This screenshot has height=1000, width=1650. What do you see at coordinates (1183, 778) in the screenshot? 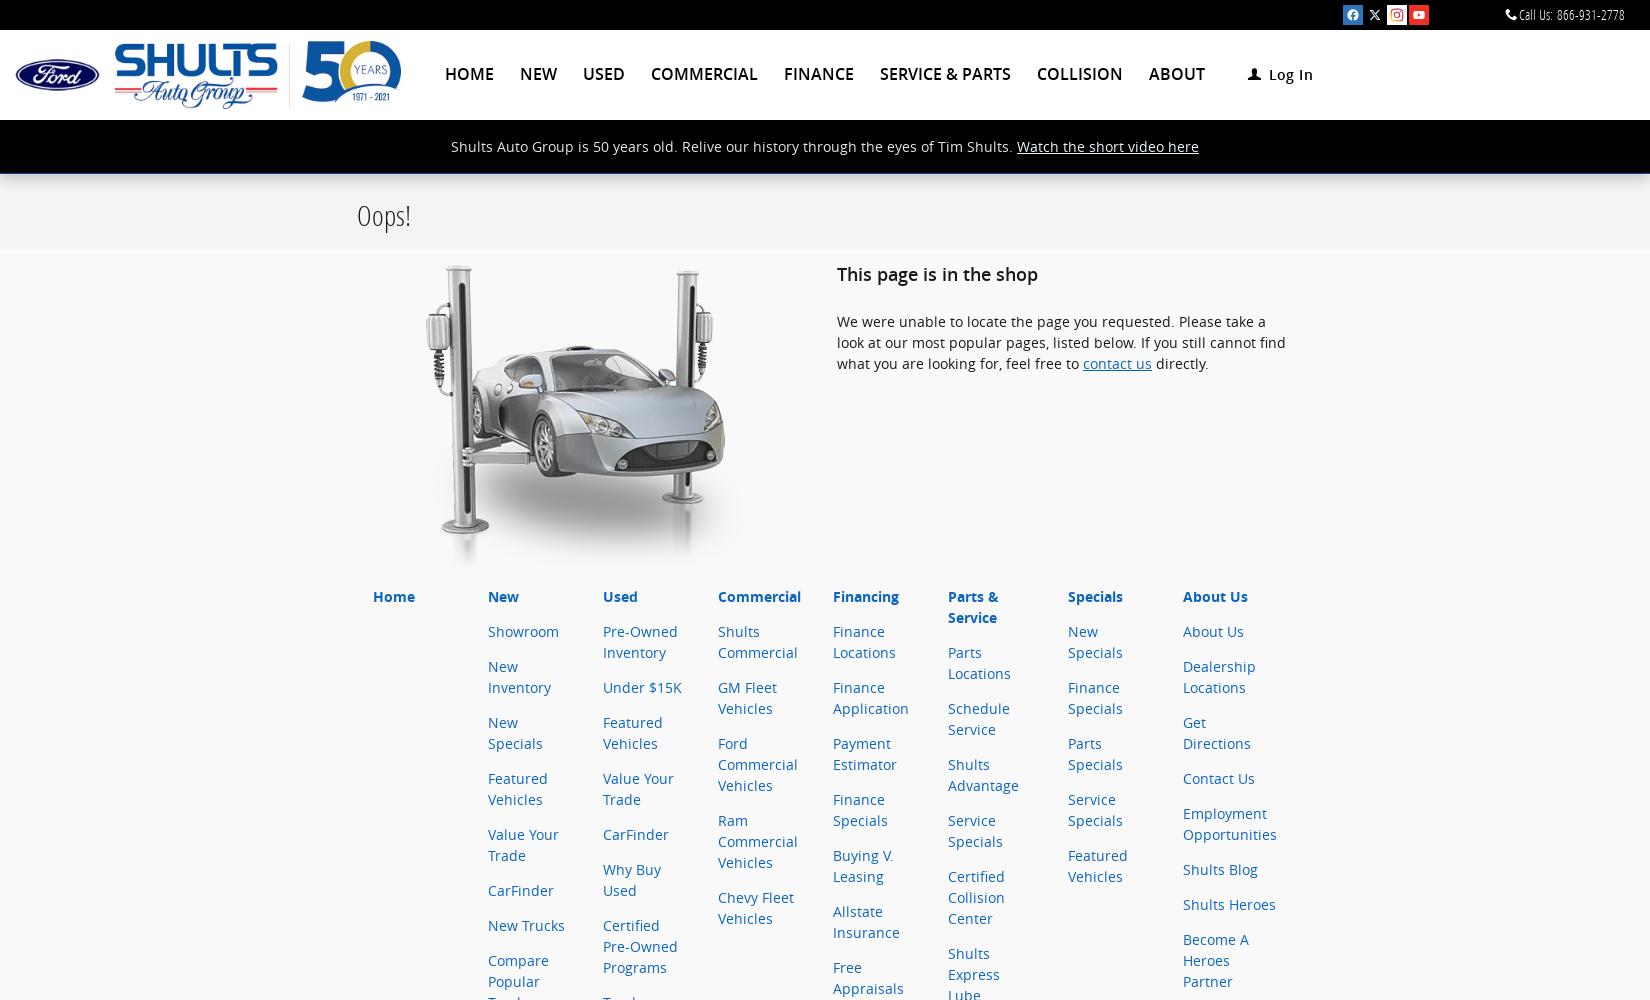
I see `'Contact Us'` at bounding box center [1183, 778].